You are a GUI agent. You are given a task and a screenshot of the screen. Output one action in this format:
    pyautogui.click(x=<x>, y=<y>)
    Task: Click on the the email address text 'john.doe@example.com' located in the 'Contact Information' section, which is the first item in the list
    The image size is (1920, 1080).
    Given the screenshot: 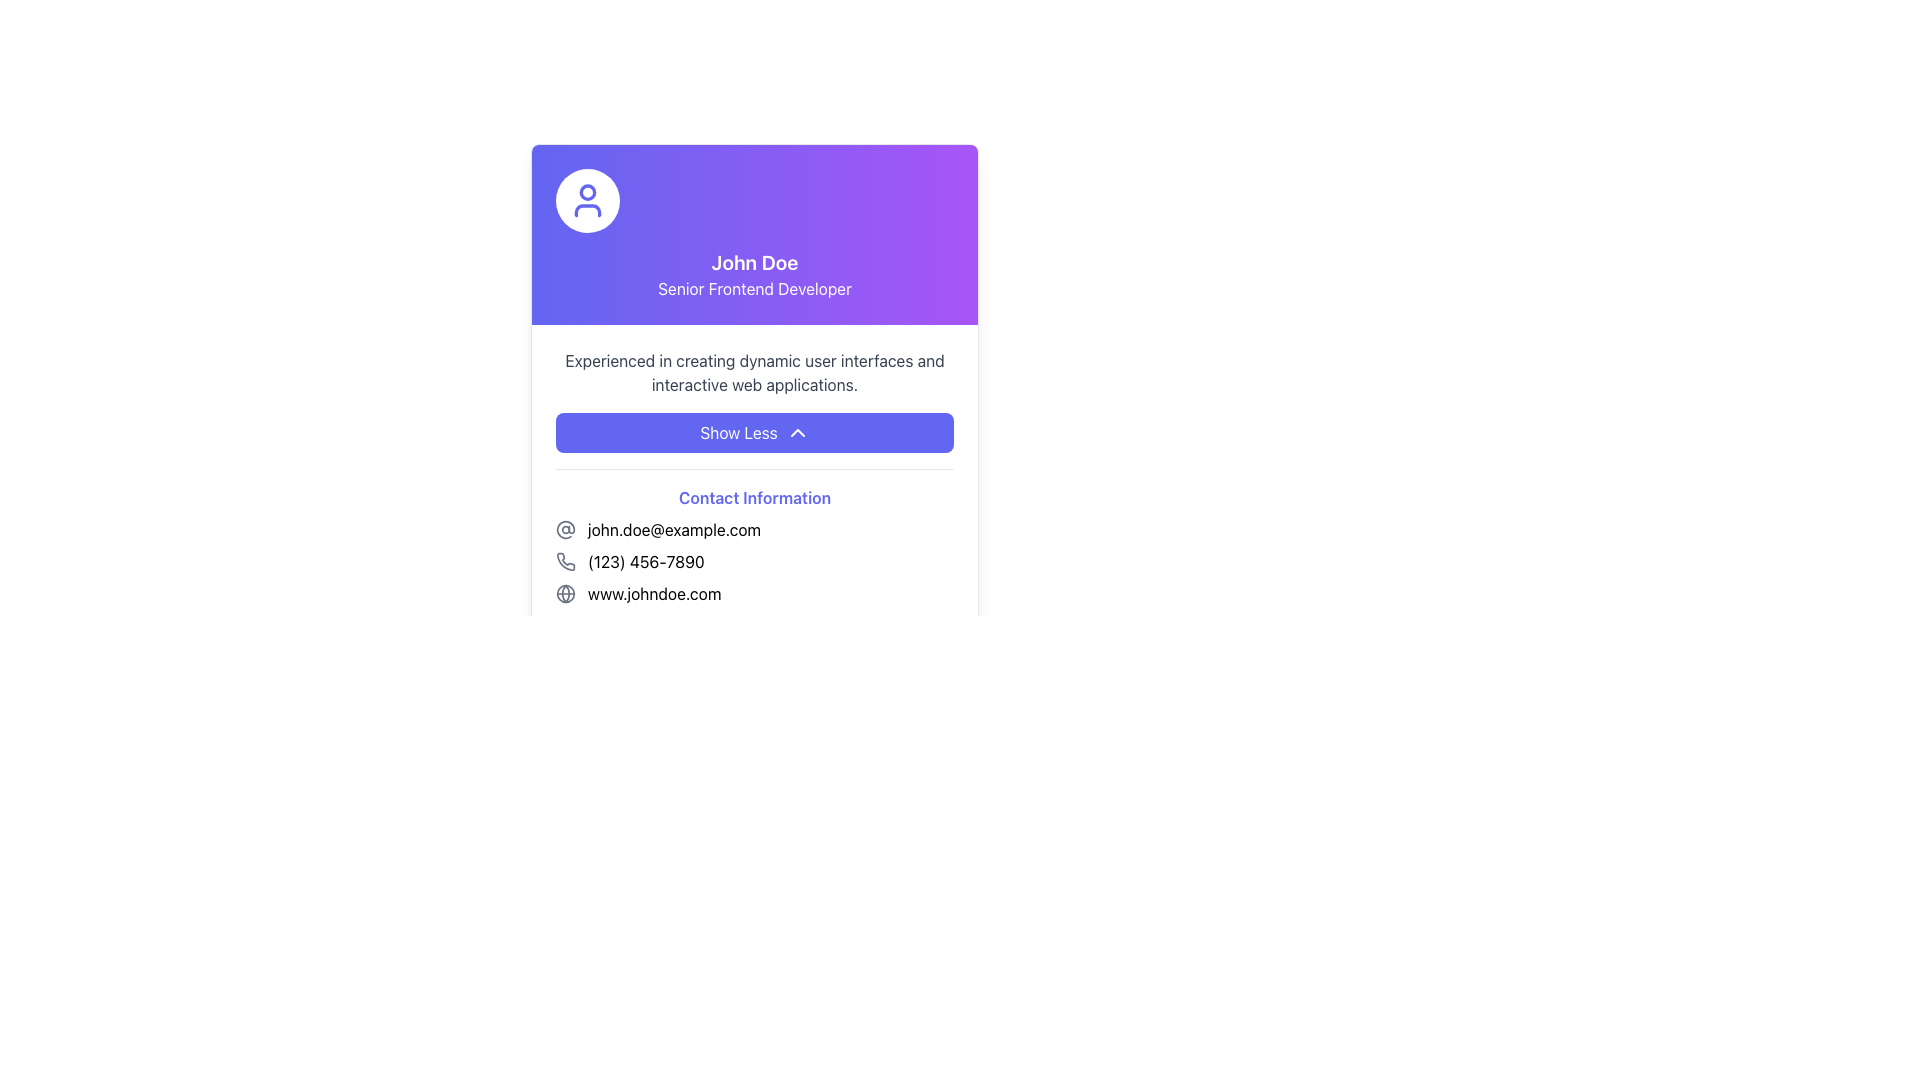 What is the action you would take?
    pyautogui.click(x=753, y=528)
    